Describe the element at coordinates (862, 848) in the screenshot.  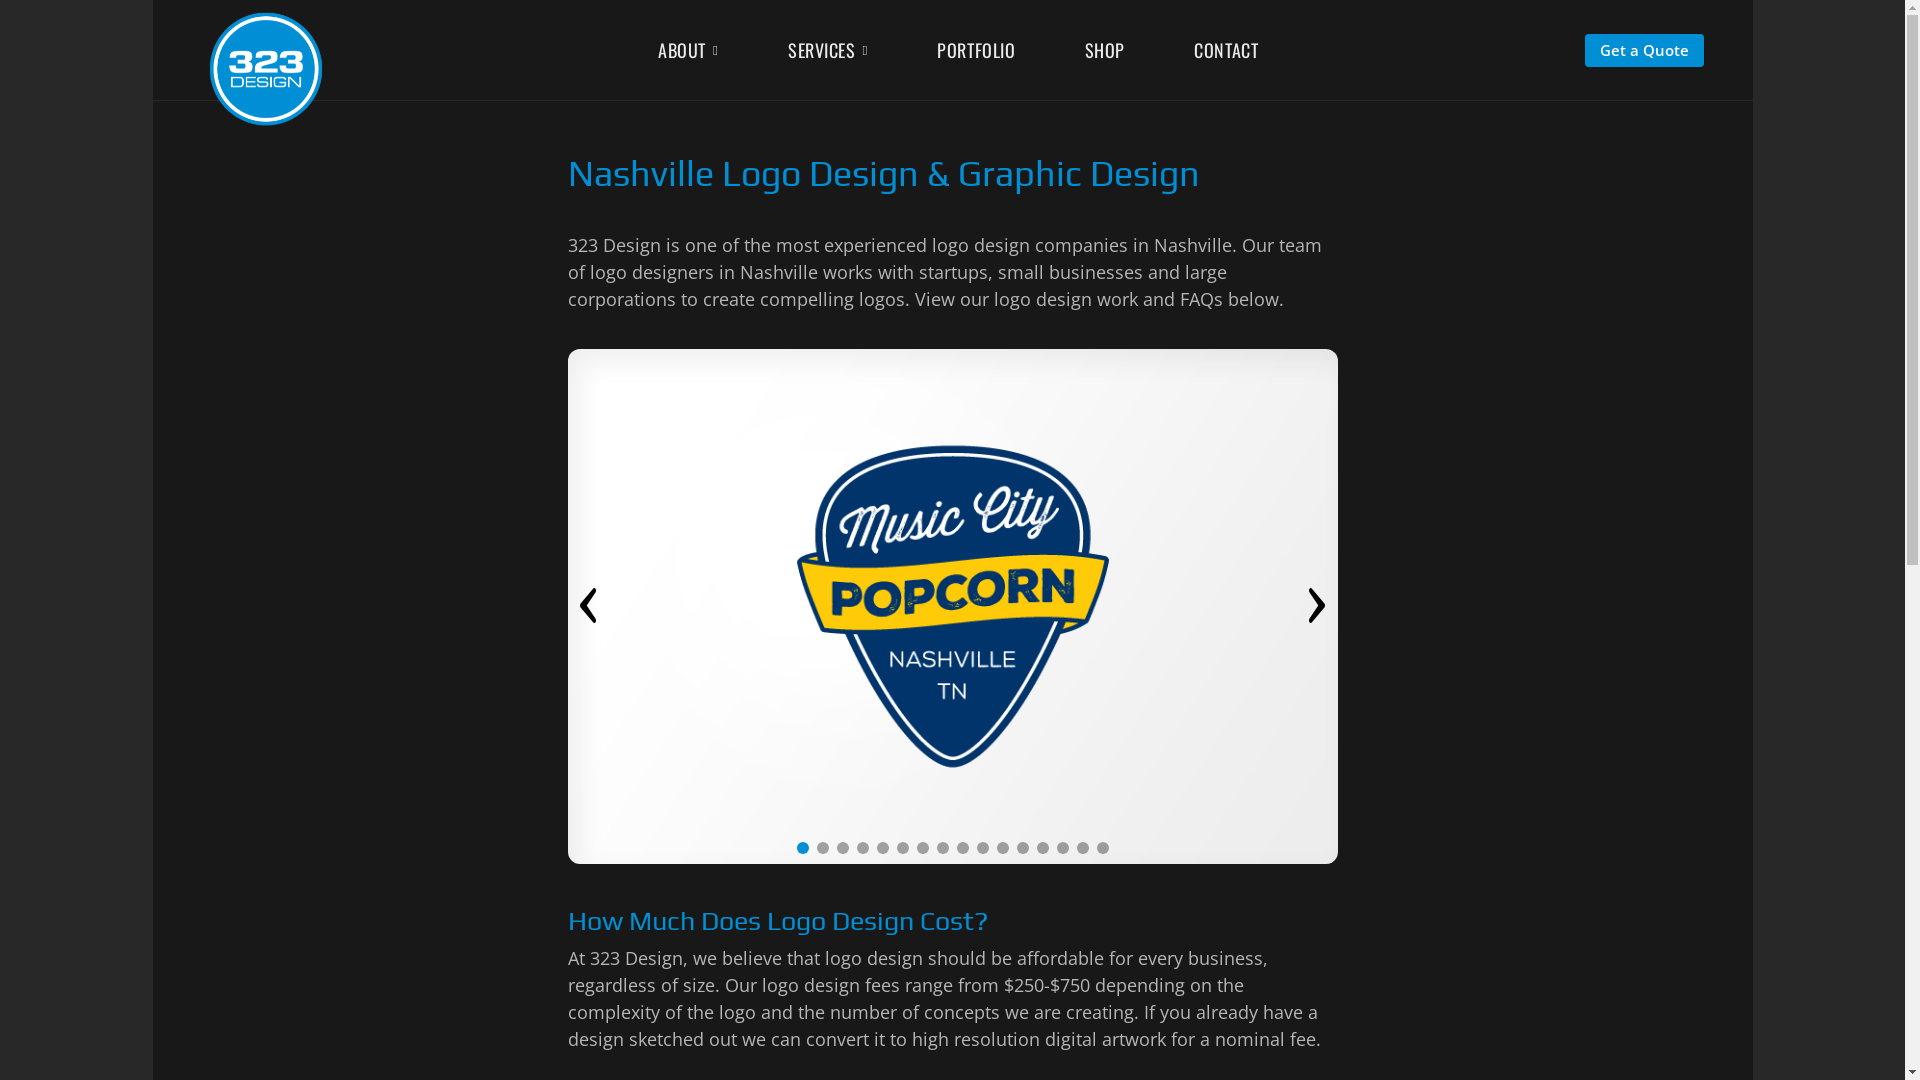
I see `'4'` at that location.